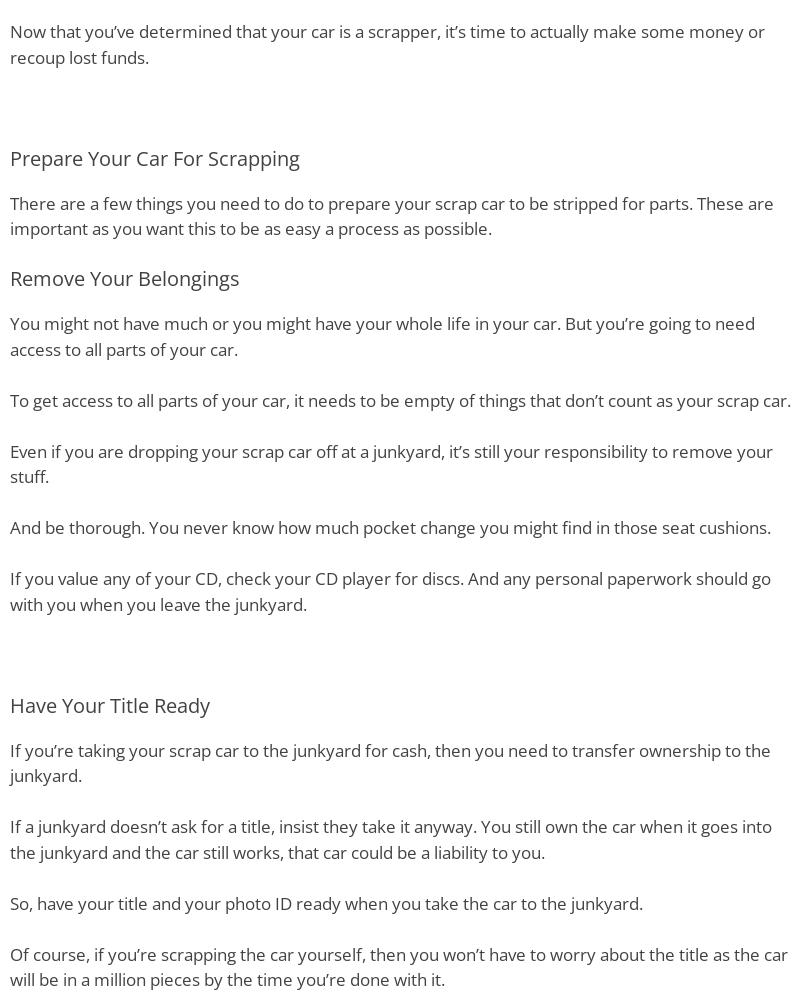 The width and height of the screenshot is (809, 1006). What do you see at coordinates (390, 838) in the screenshot?
I see `'If a junkyard doesn’t ask for a title, insist they take it anyway. You still own the car when it goes into the junkyard and the car still works, that car could be a liability to you.'` at bounding box center [390, 838].